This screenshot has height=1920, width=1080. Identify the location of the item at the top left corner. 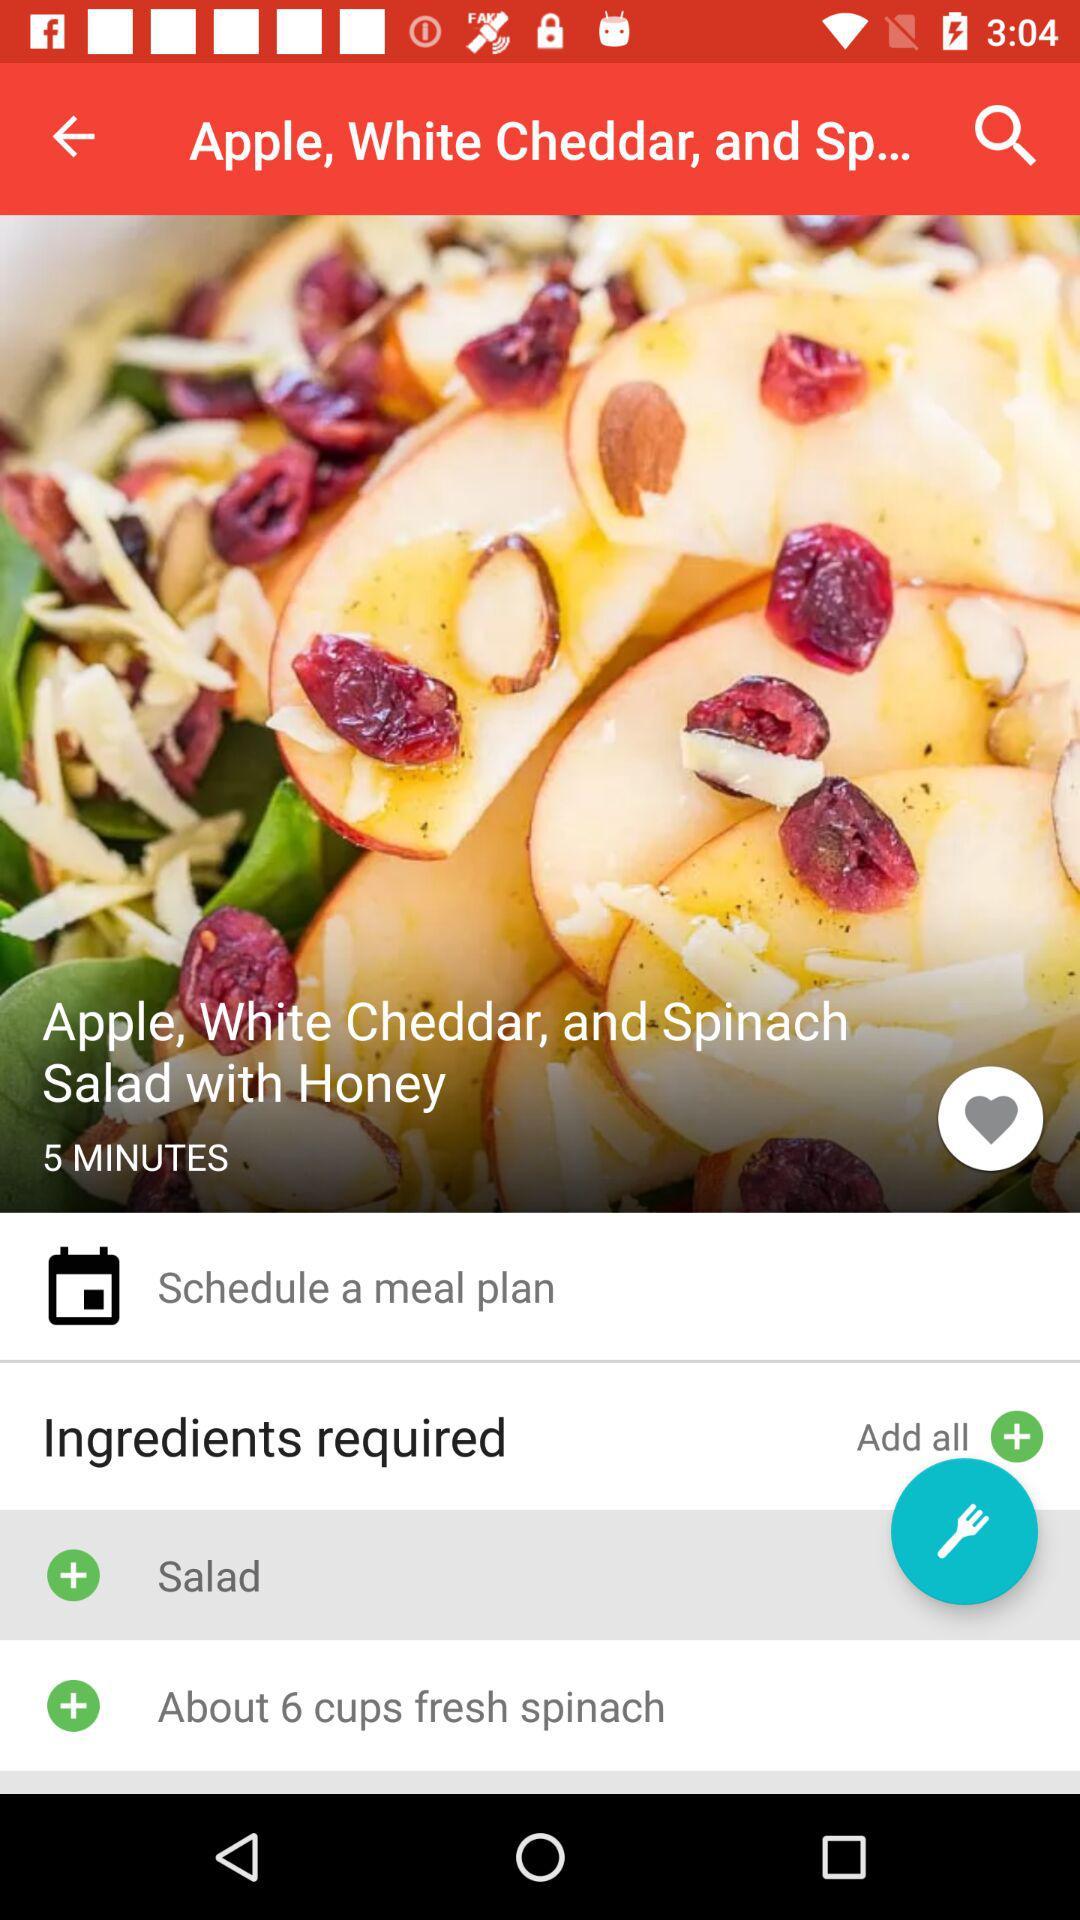
(72, 135).